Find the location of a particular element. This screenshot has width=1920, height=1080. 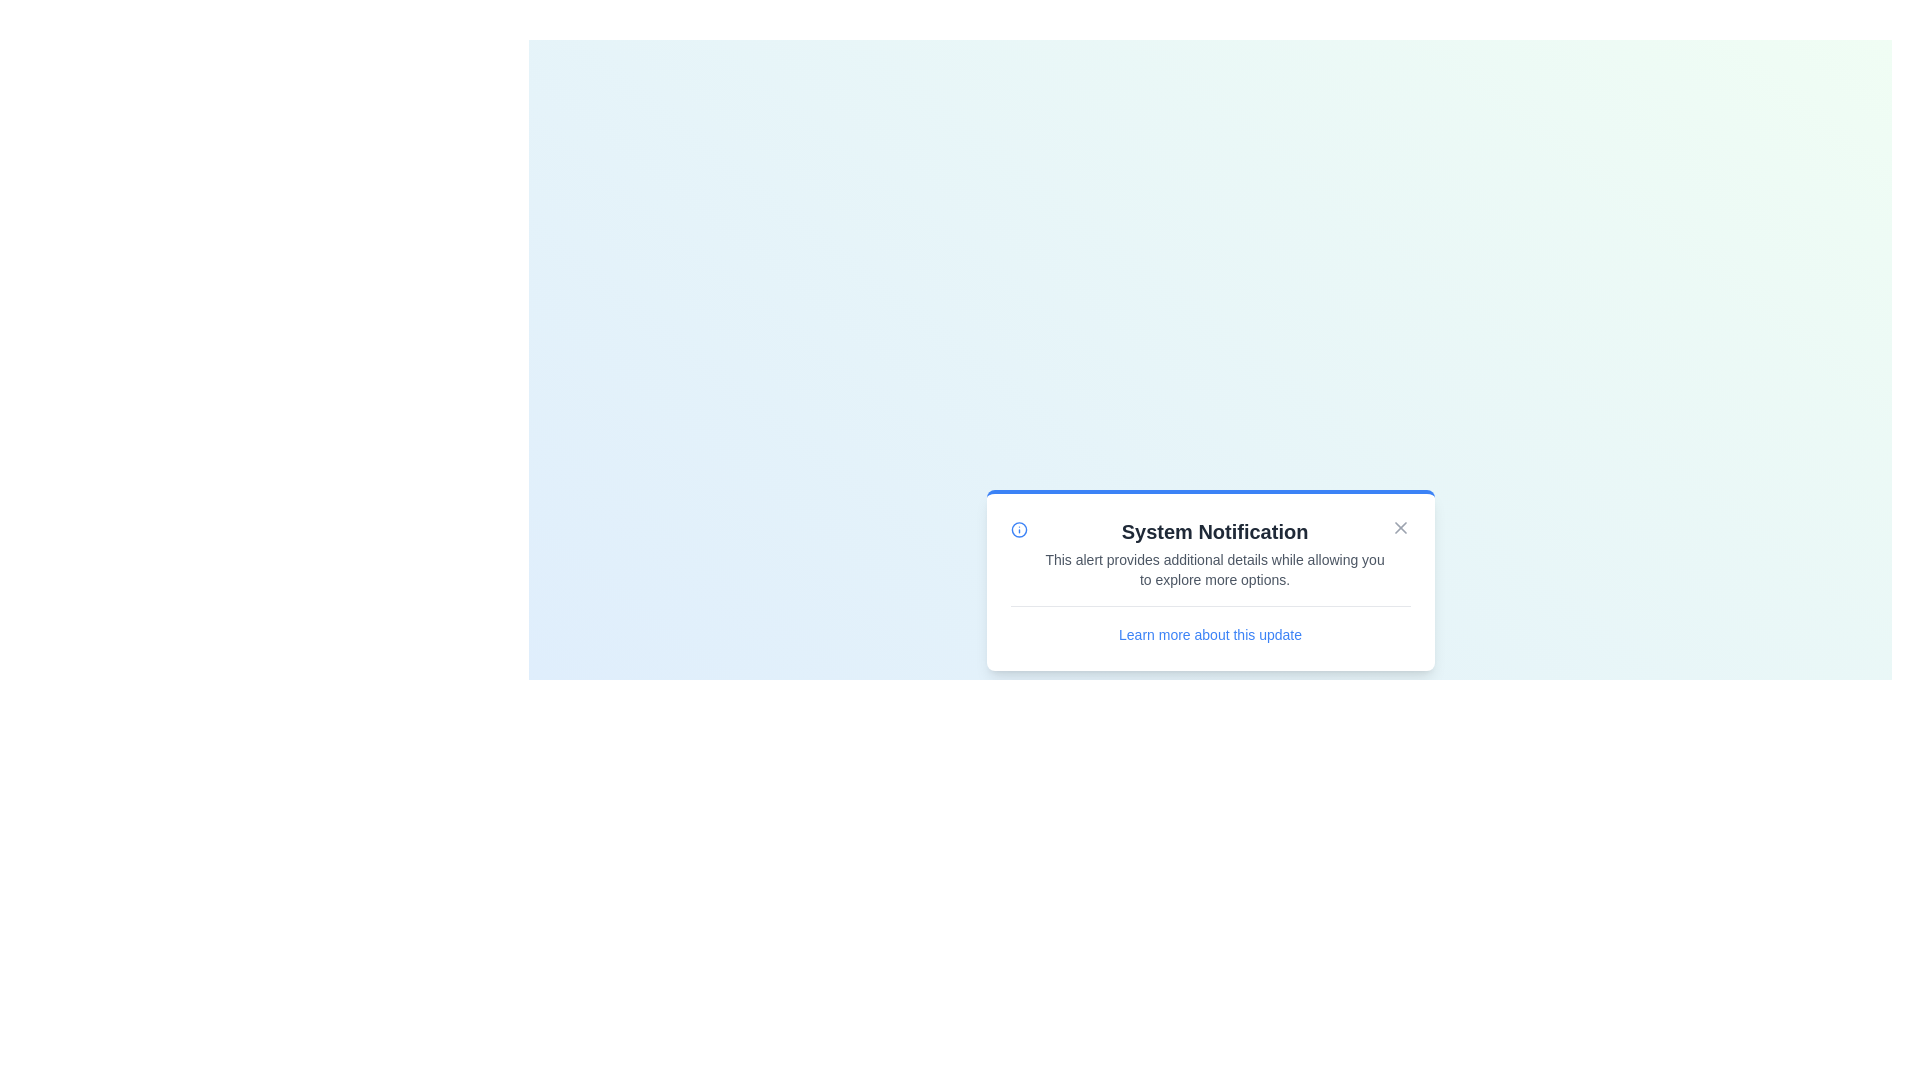

'Learn more about this update' link is located at coordinates (1209, 634).